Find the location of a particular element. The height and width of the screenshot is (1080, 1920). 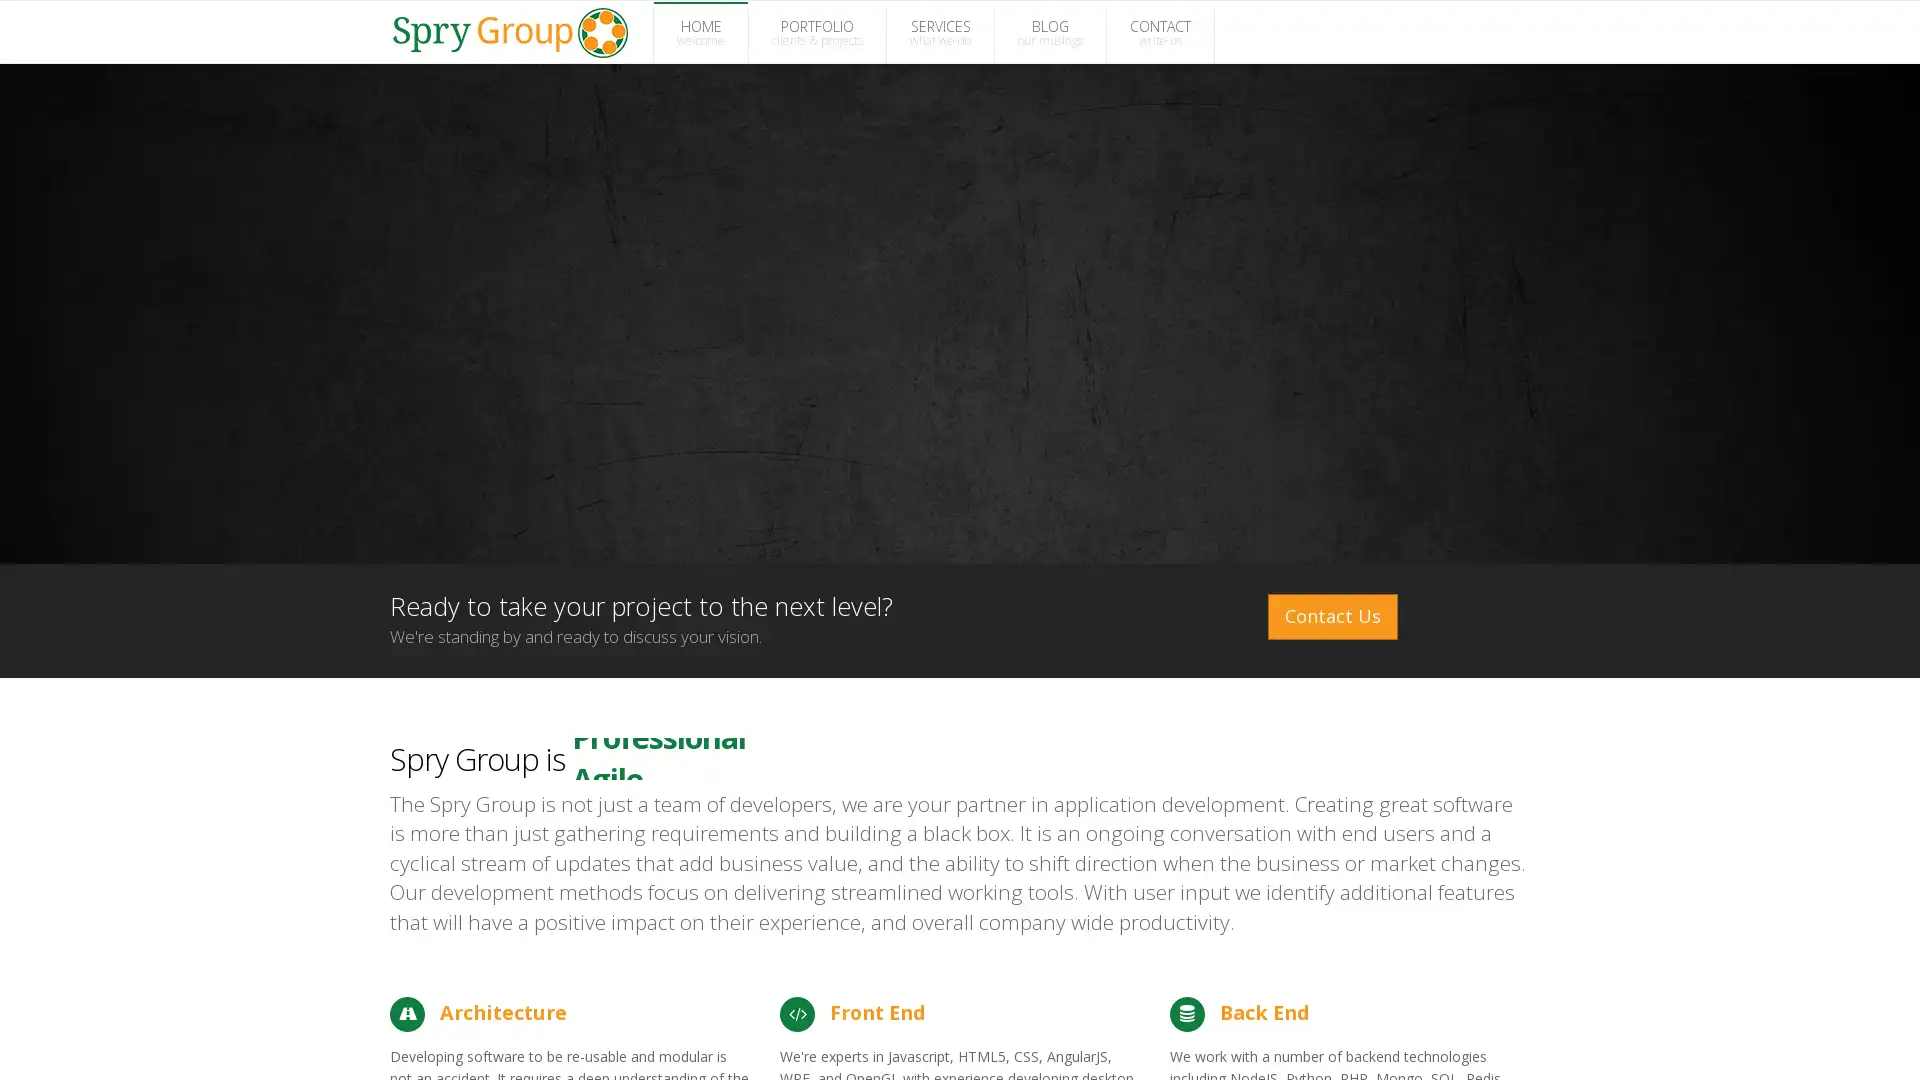

Schedule is located at coordinates (1708, 1040).